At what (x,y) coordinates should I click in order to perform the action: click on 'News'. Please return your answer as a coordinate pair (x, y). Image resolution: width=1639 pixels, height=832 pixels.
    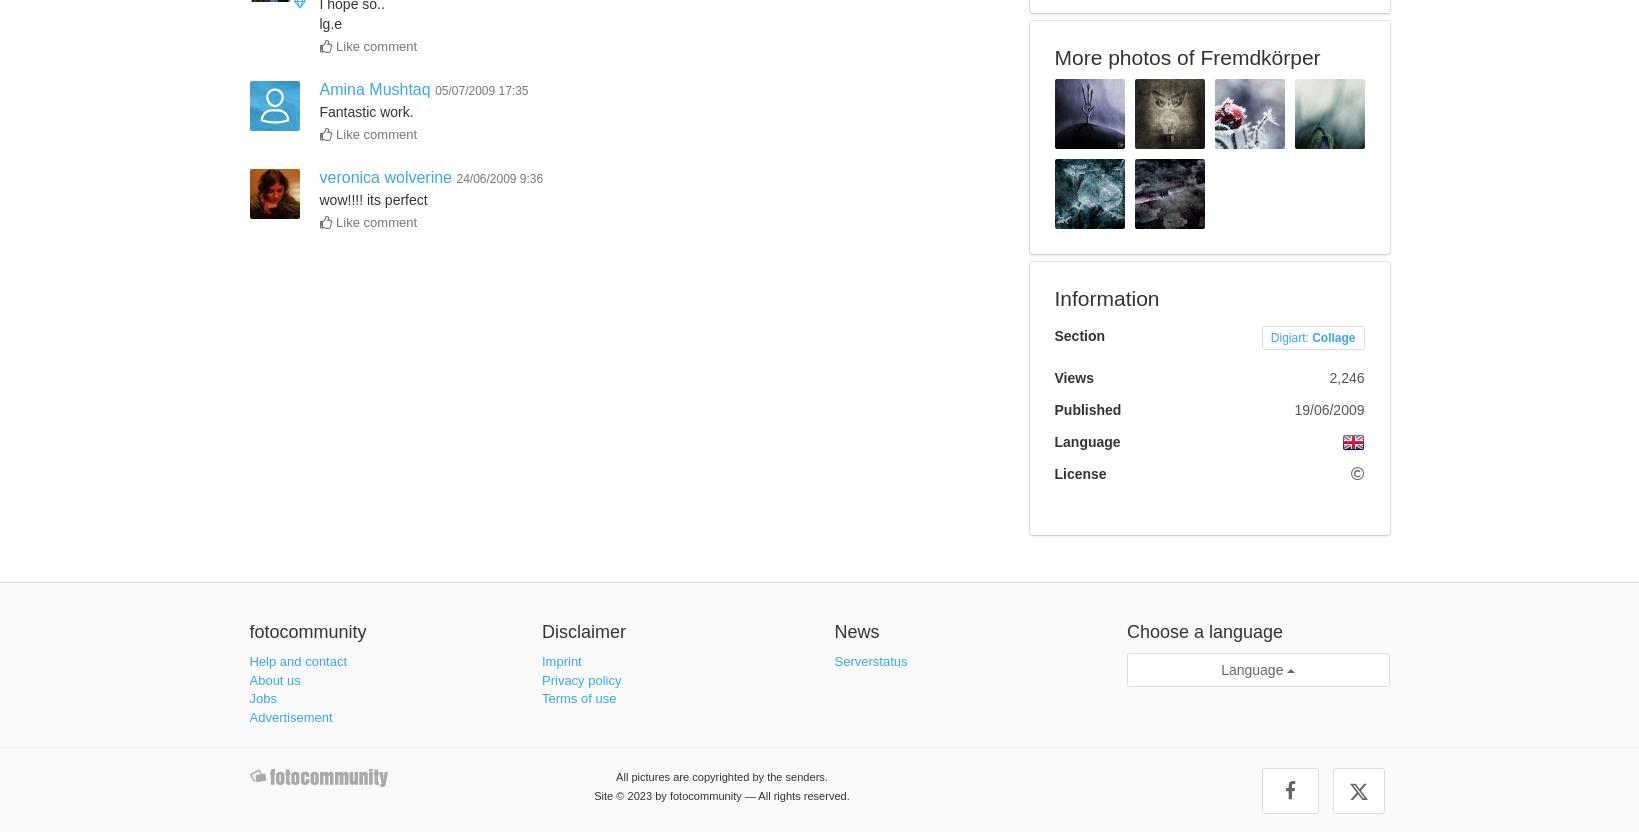
    Looking at the image, I should click on (855, 631).